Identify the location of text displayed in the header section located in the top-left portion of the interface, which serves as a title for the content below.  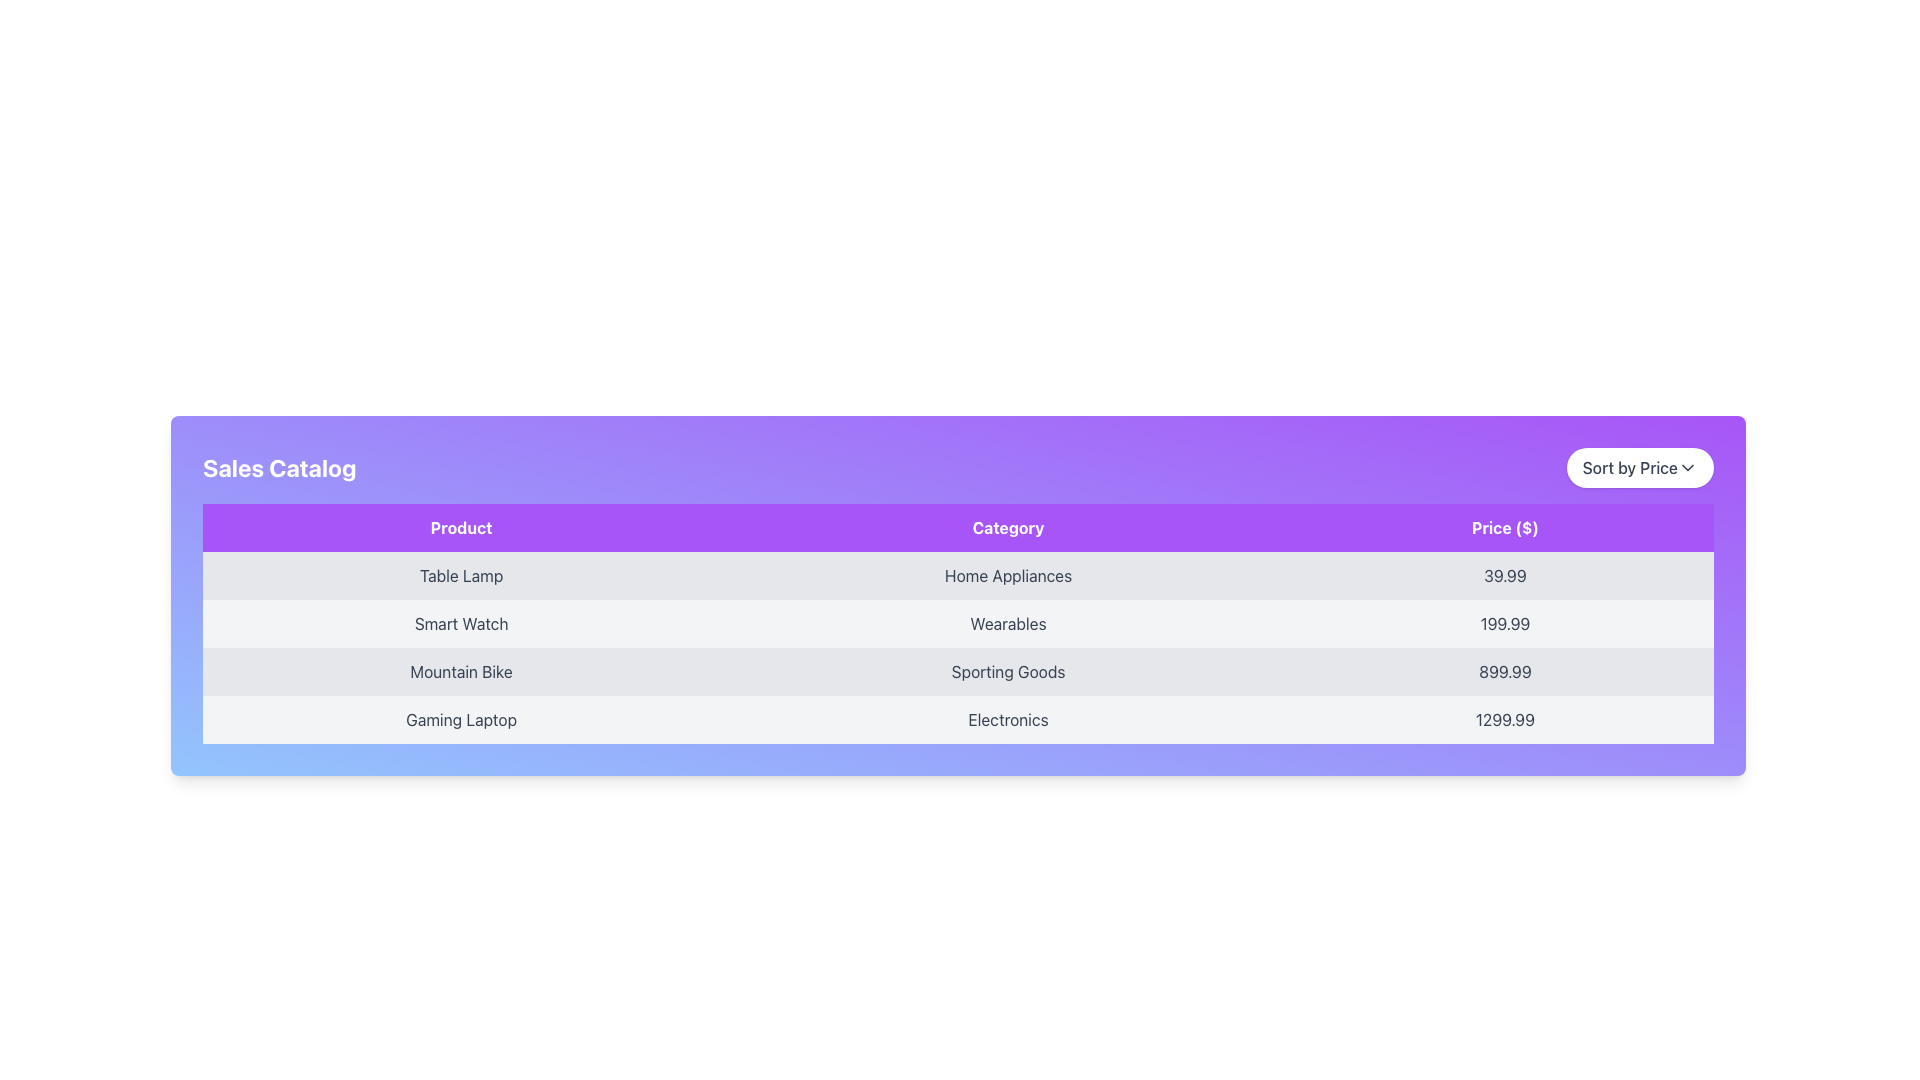
(278, 467).